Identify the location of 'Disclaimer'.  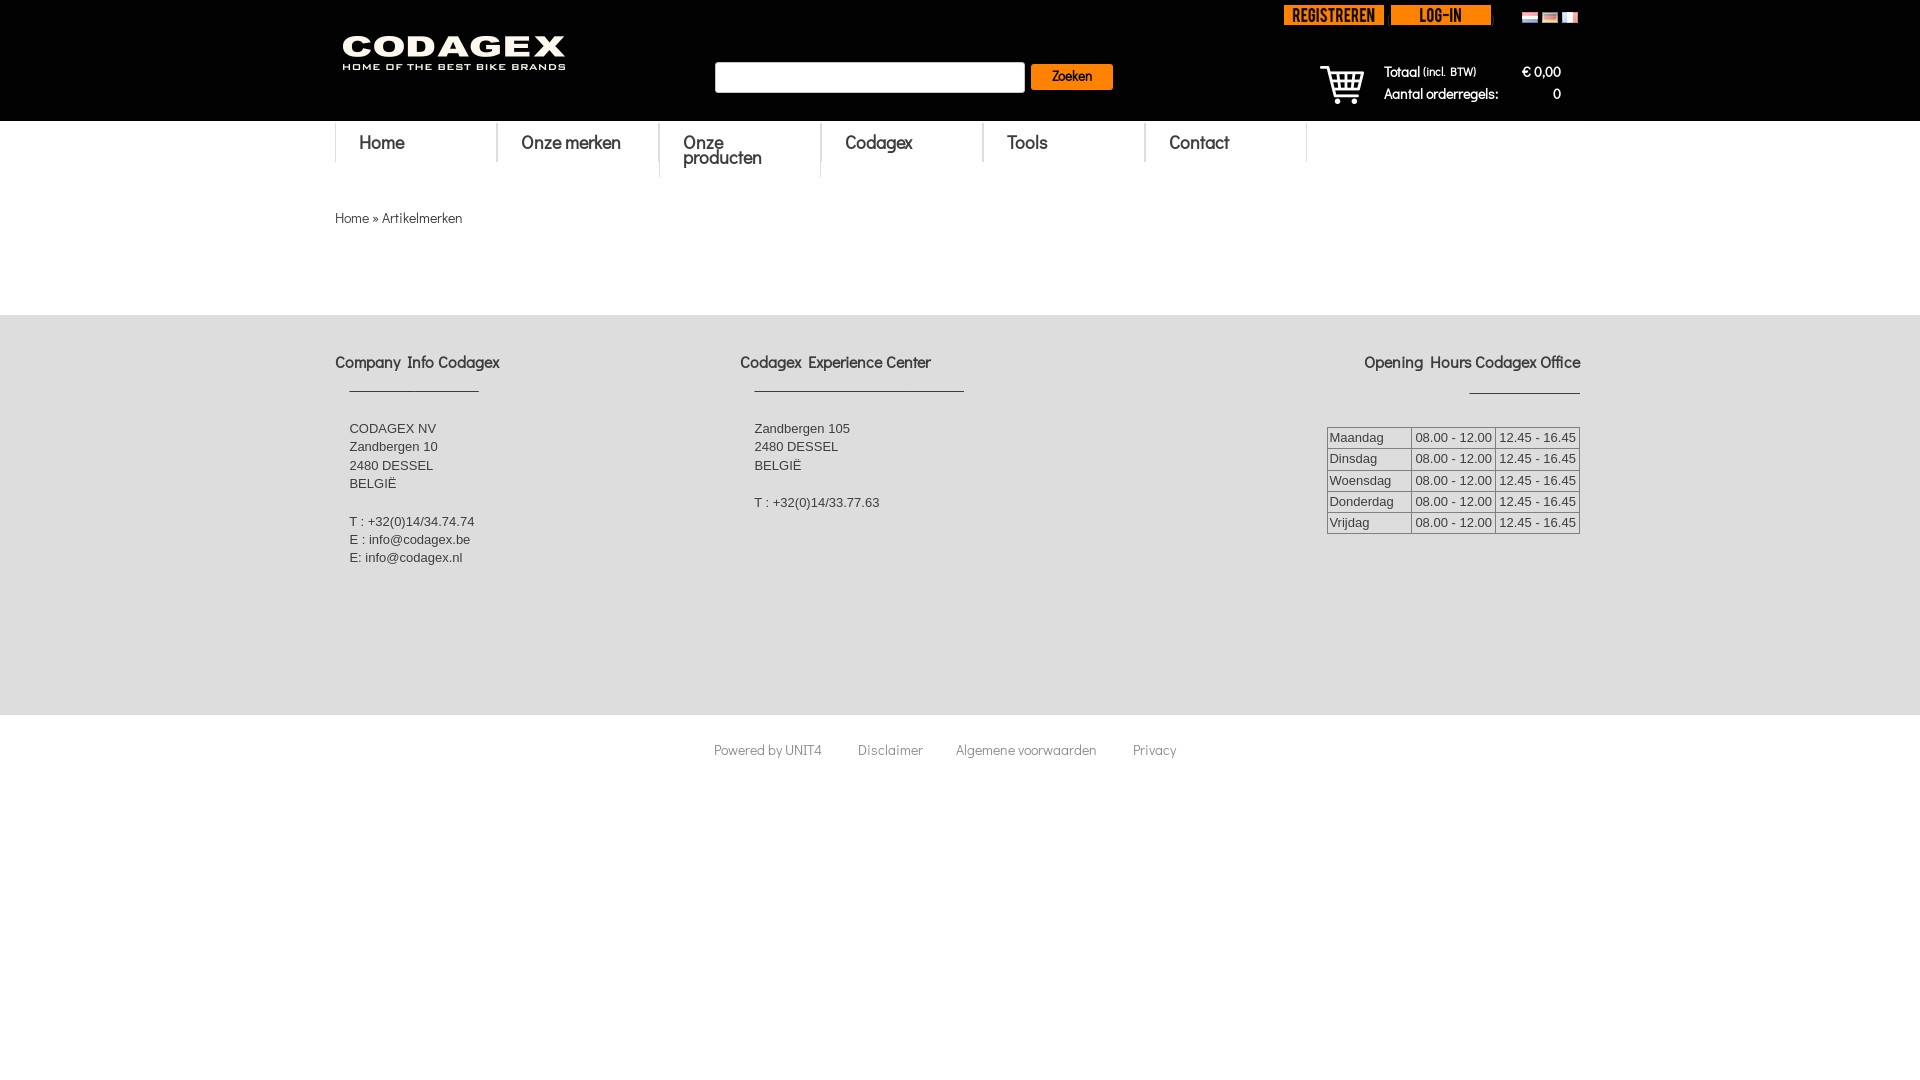
(904, 749).